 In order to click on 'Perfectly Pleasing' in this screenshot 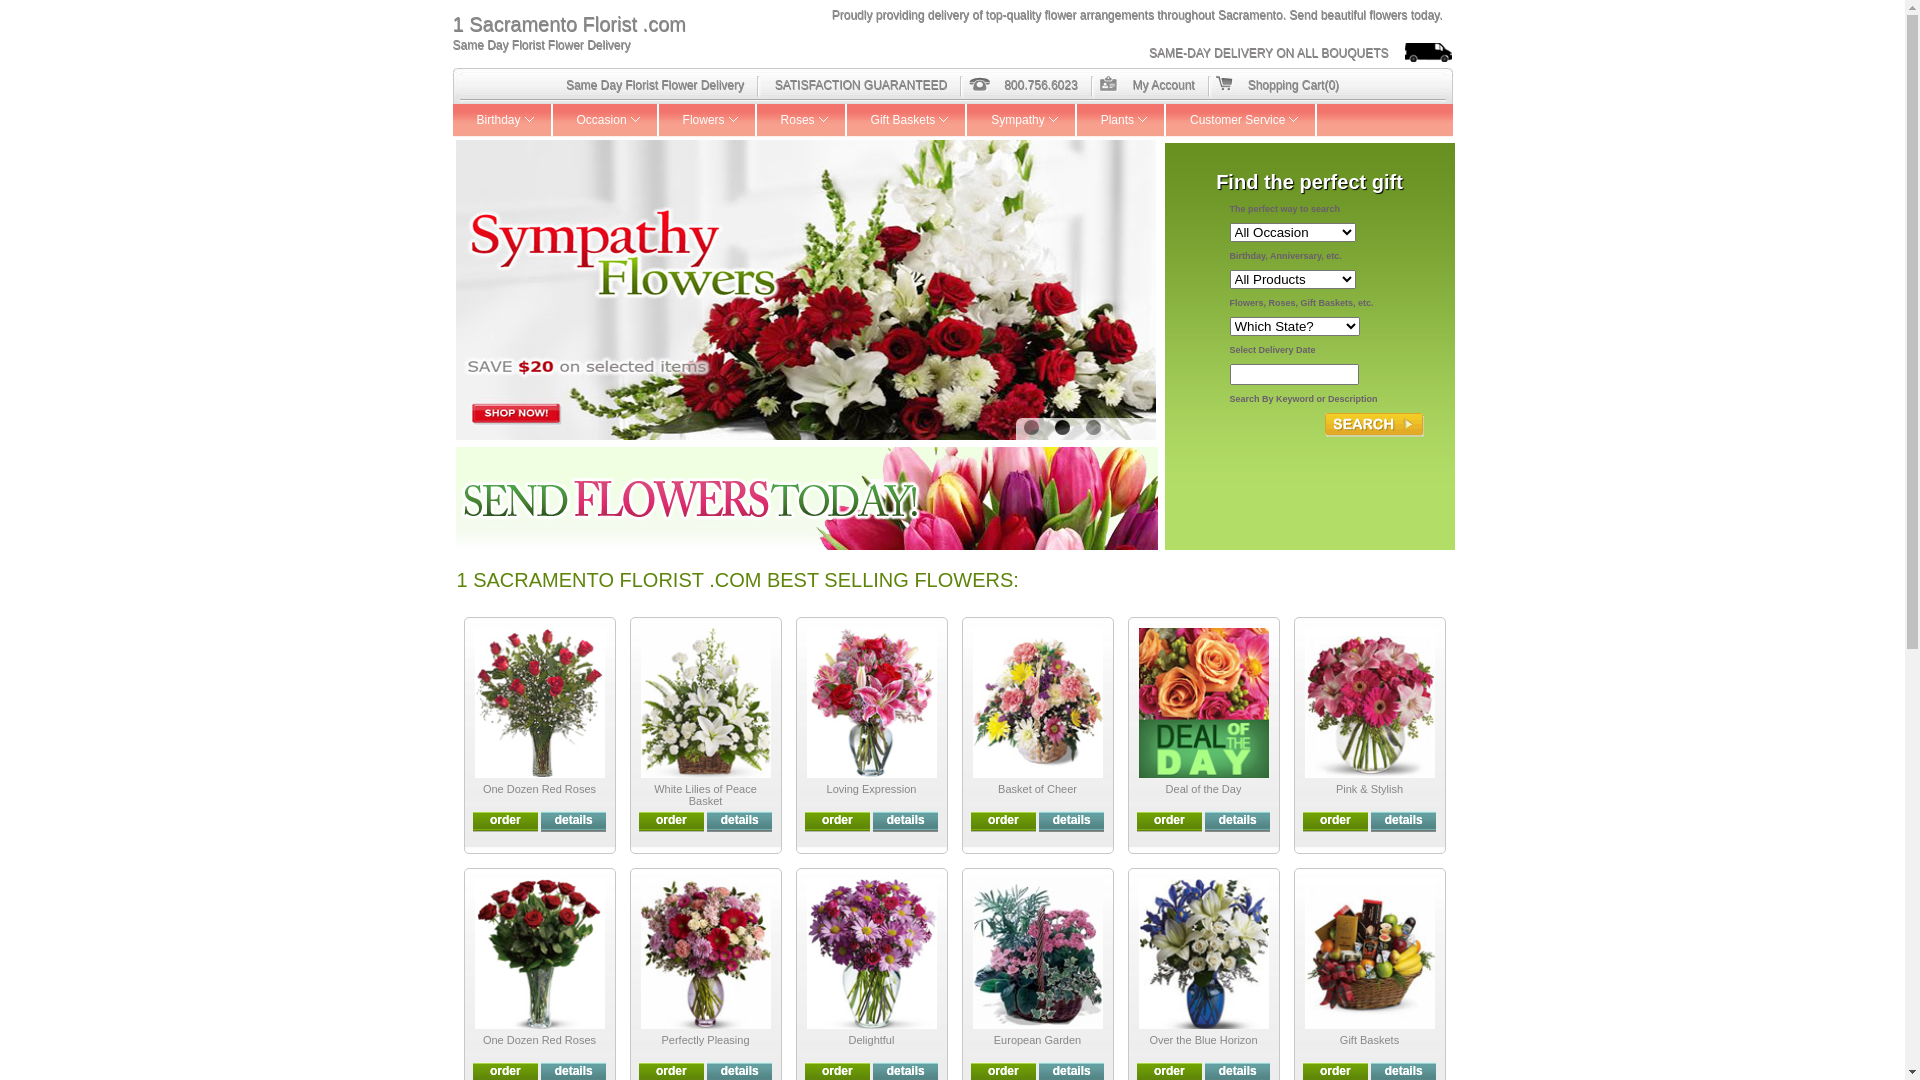, I will do `click(705, 1039)`.